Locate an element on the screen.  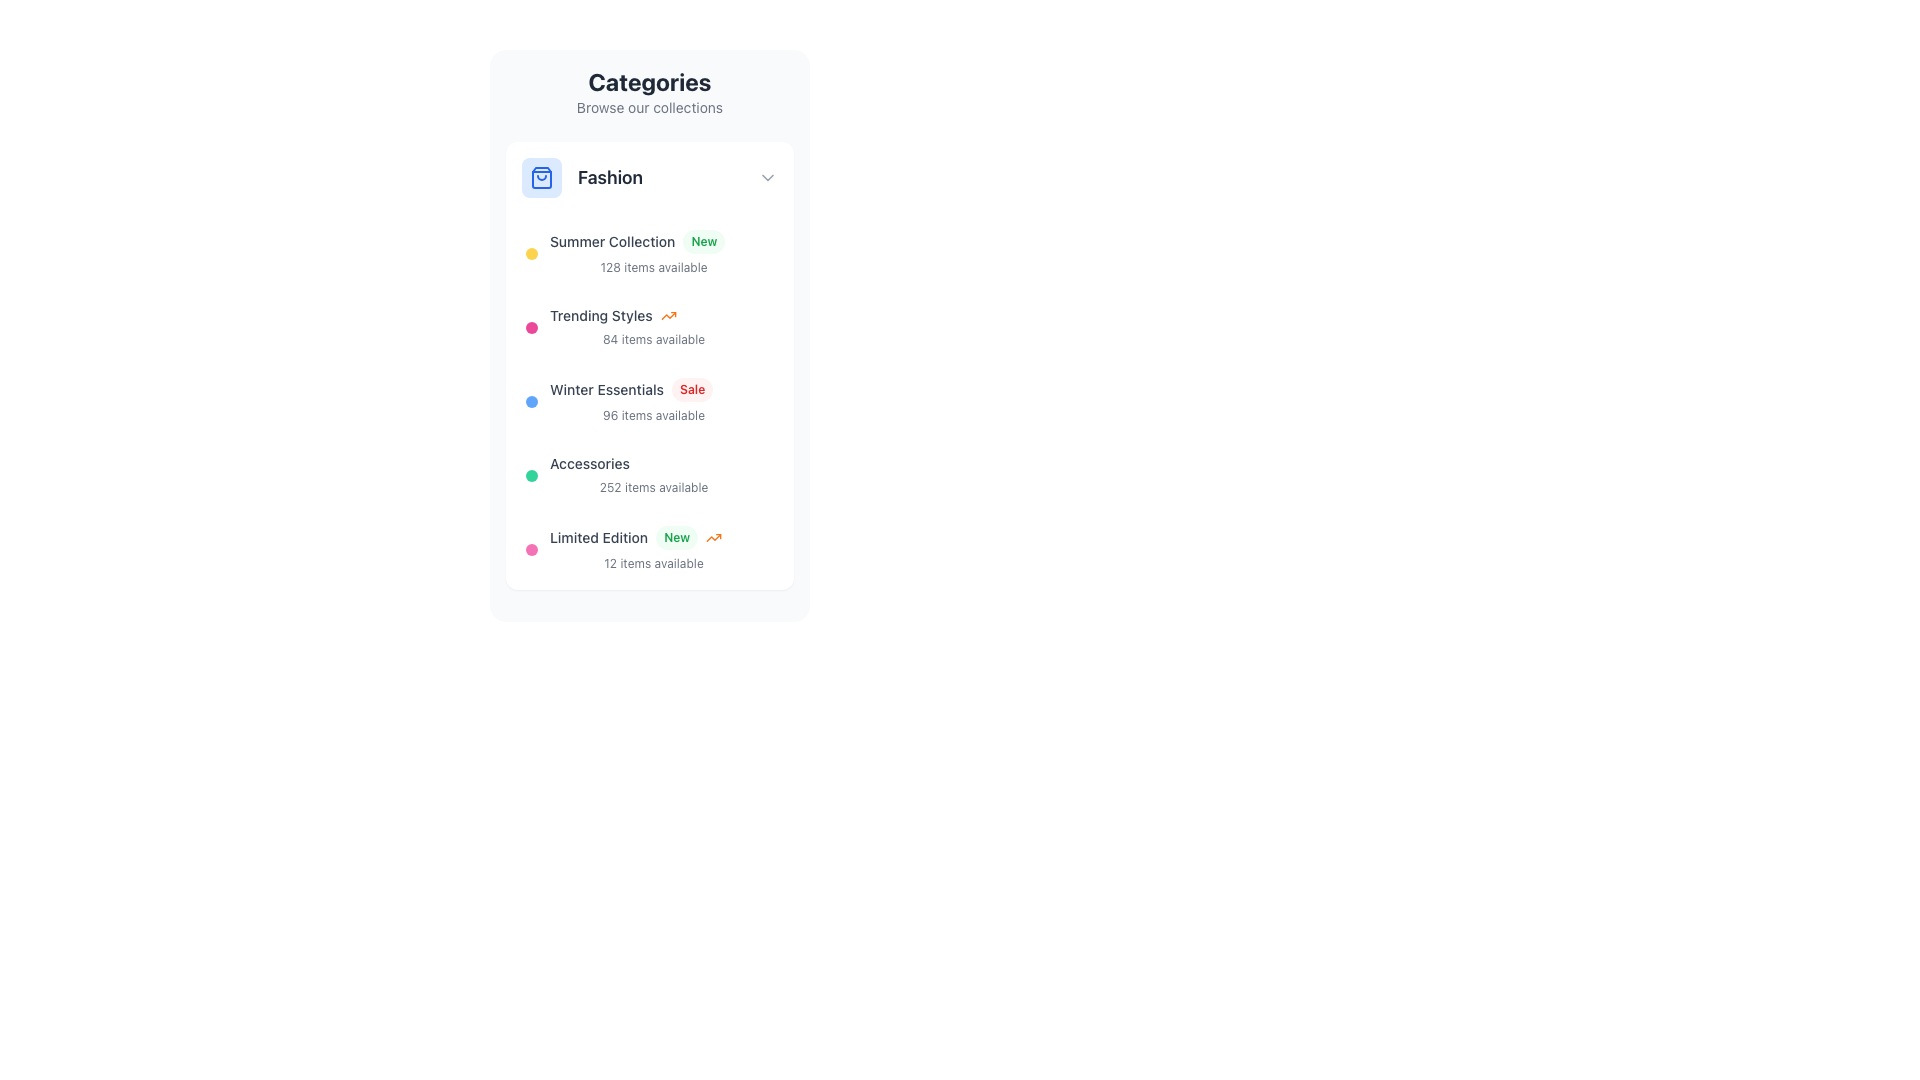
the 'Summer Collection' list item under the 'Fashion' category is located at coordinates (649, 253).